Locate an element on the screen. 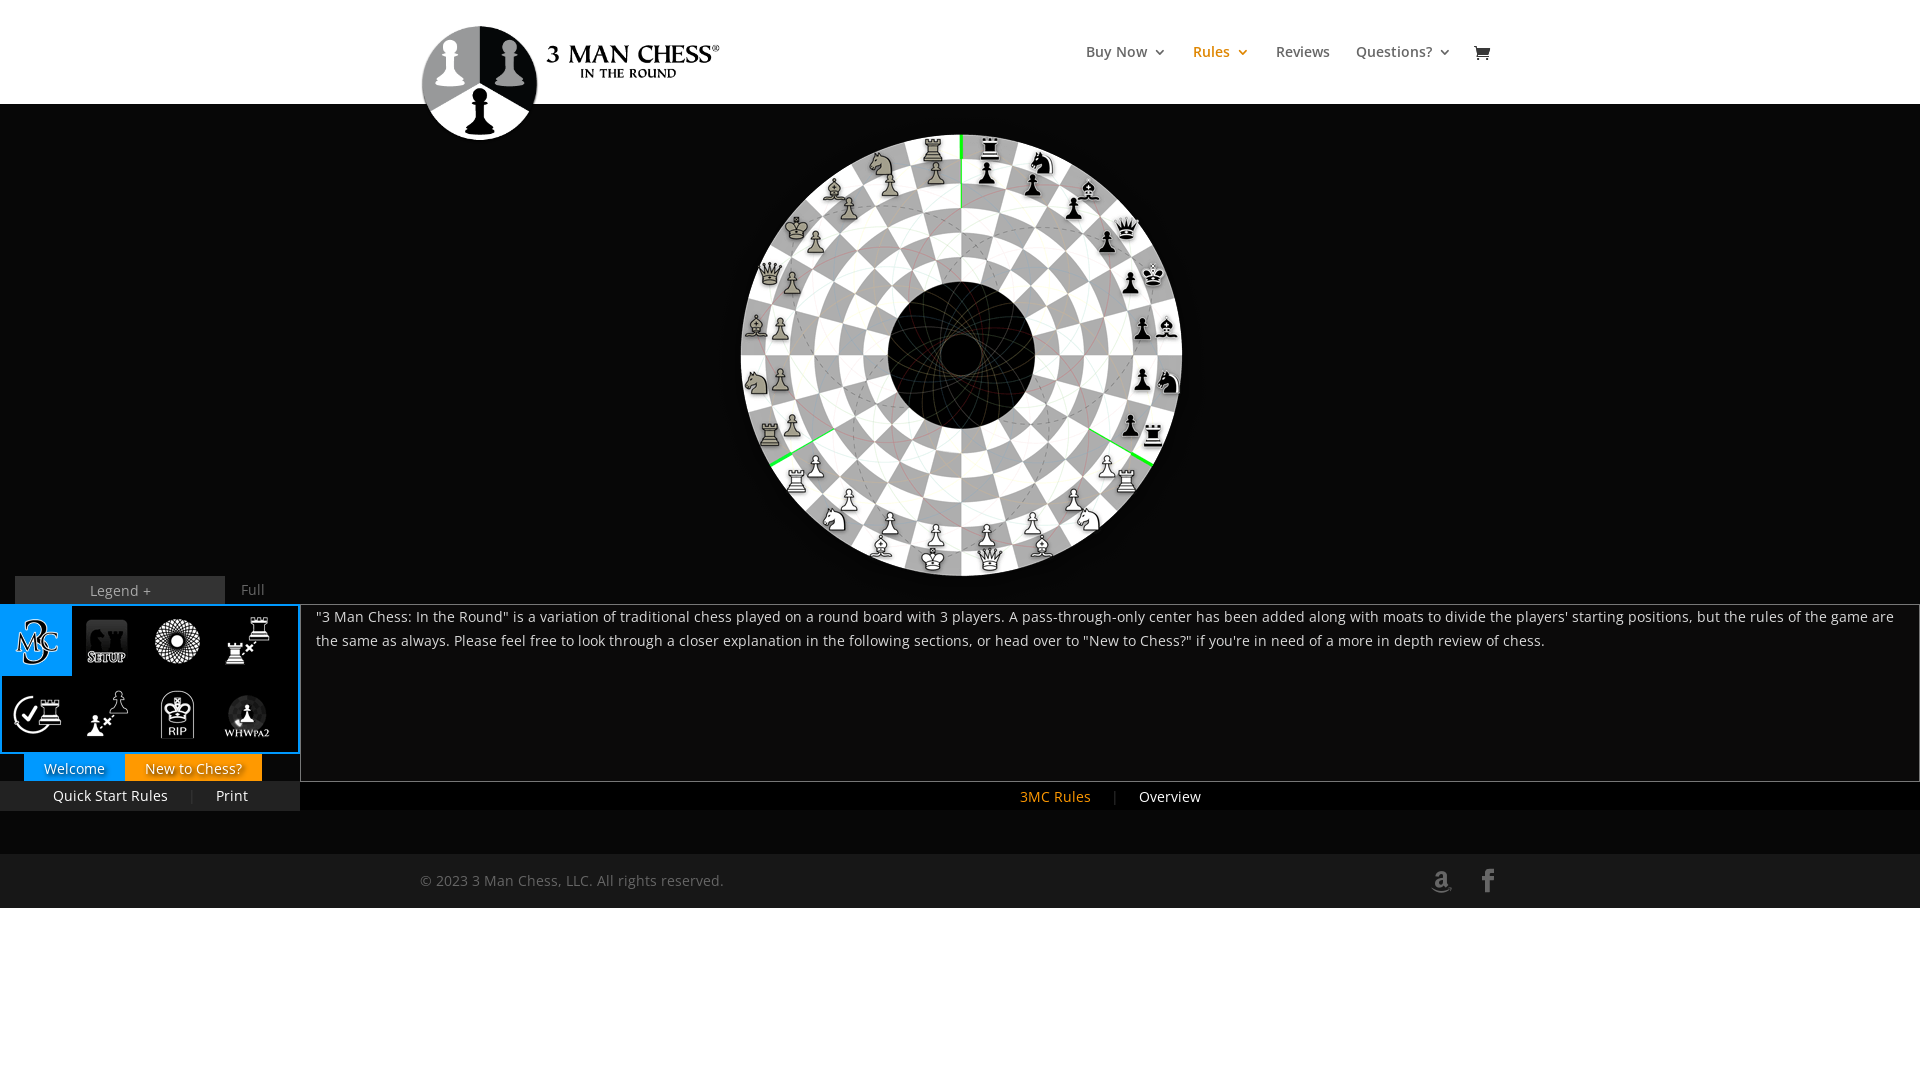 The width and height of the screenshot is (1920, 1080). '3MC Notation' is located at coordinates (245, 712).